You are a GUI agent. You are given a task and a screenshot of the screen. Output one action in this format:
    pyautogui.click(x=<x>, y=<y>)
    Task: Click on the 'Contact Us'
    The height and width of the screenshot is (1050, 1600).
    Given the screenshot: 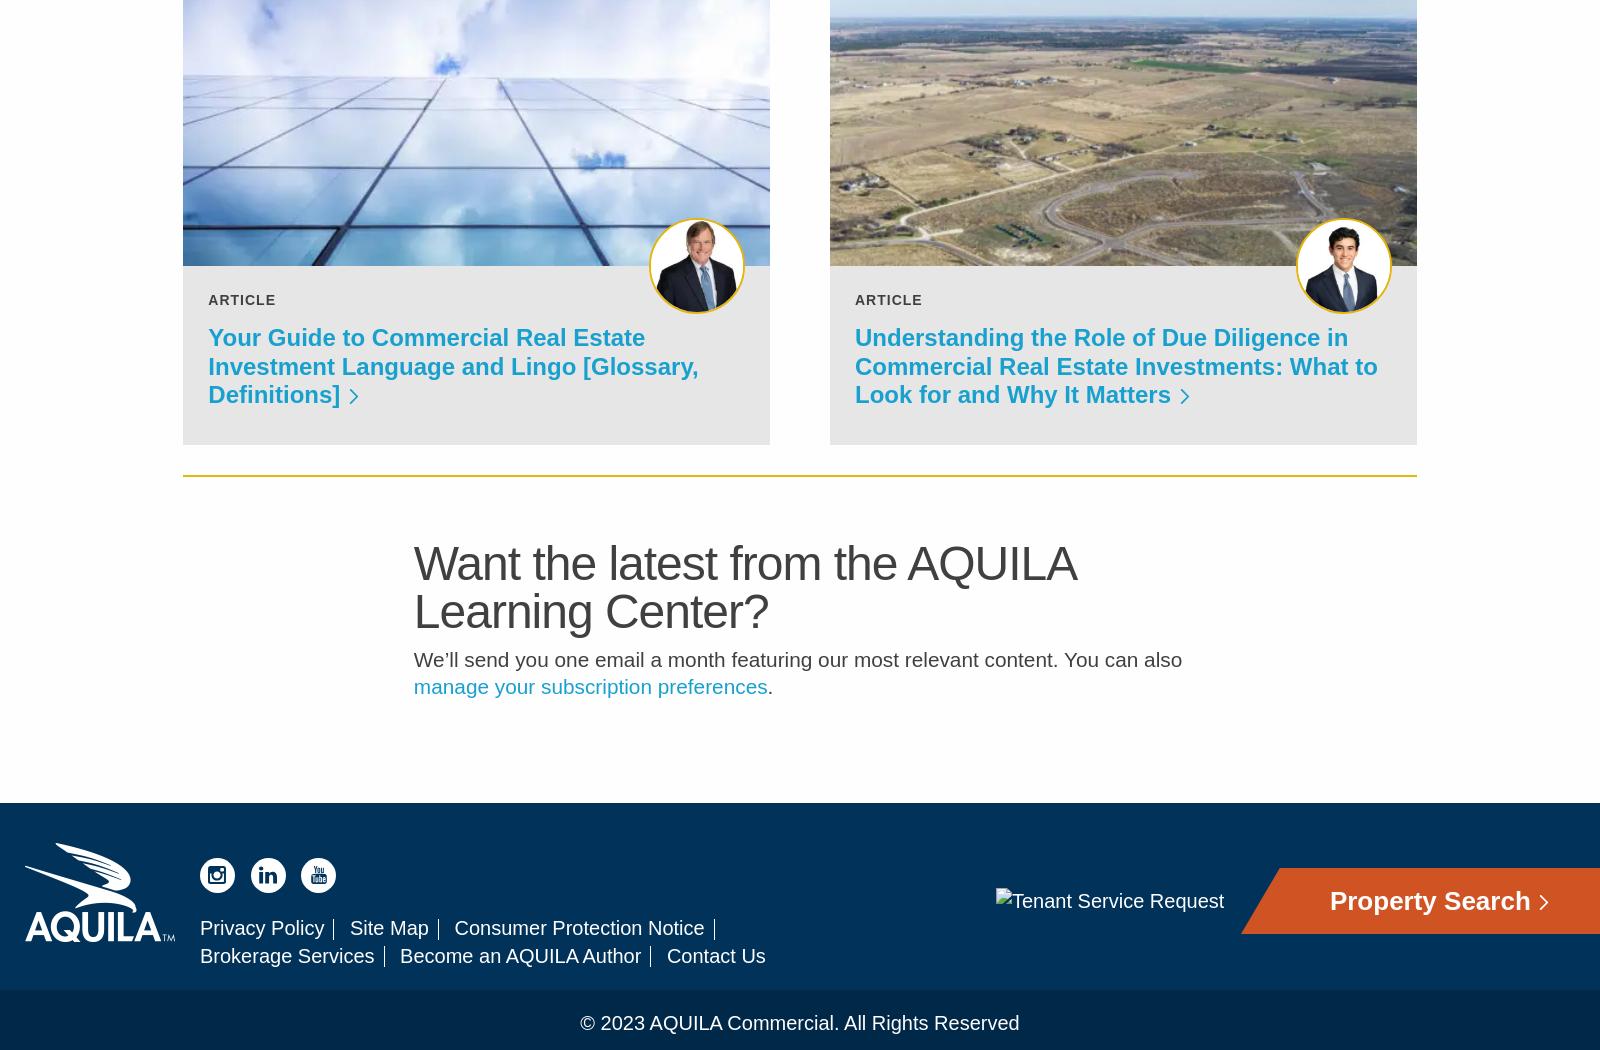 What is the action you would take?
    pyautogui.click(x=715, y=968)
    